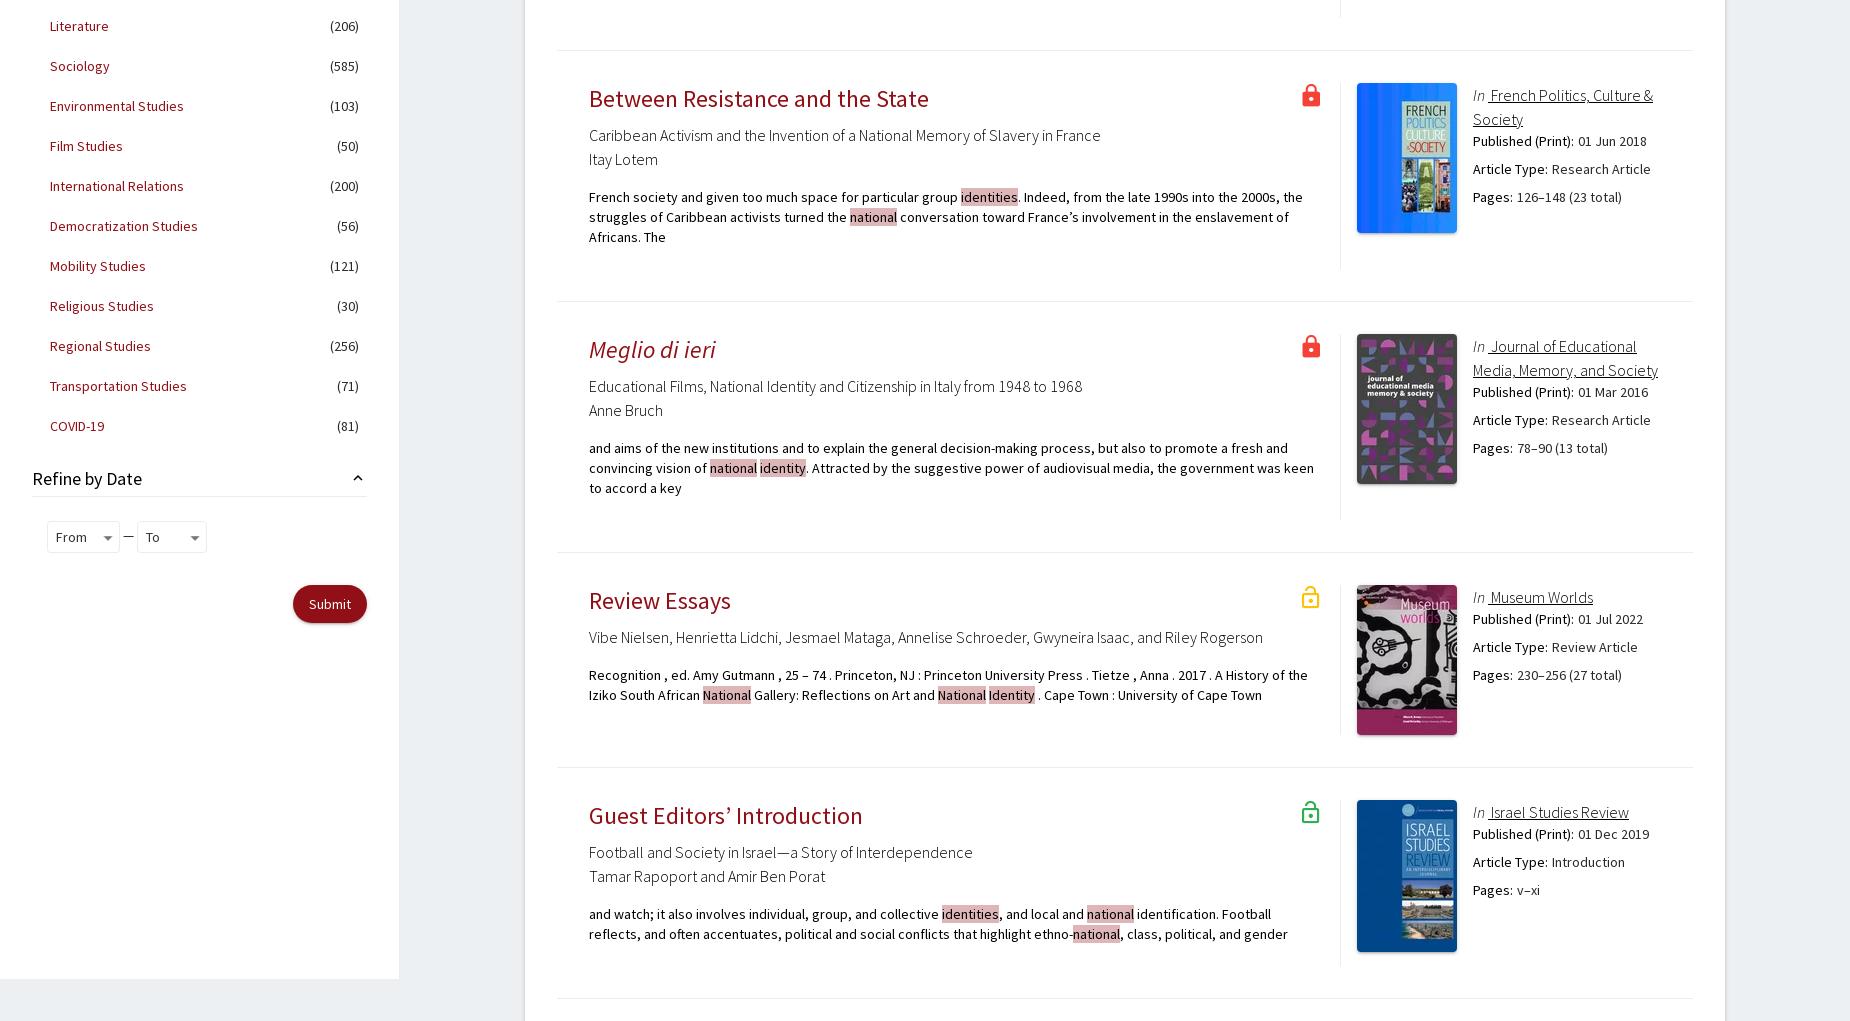 The width and height of the screenshot is (1850, 1021). What do you see at coordinates (343, 264) in the screenshot?
I see `'(121)'` at bounding box center [343, 264].